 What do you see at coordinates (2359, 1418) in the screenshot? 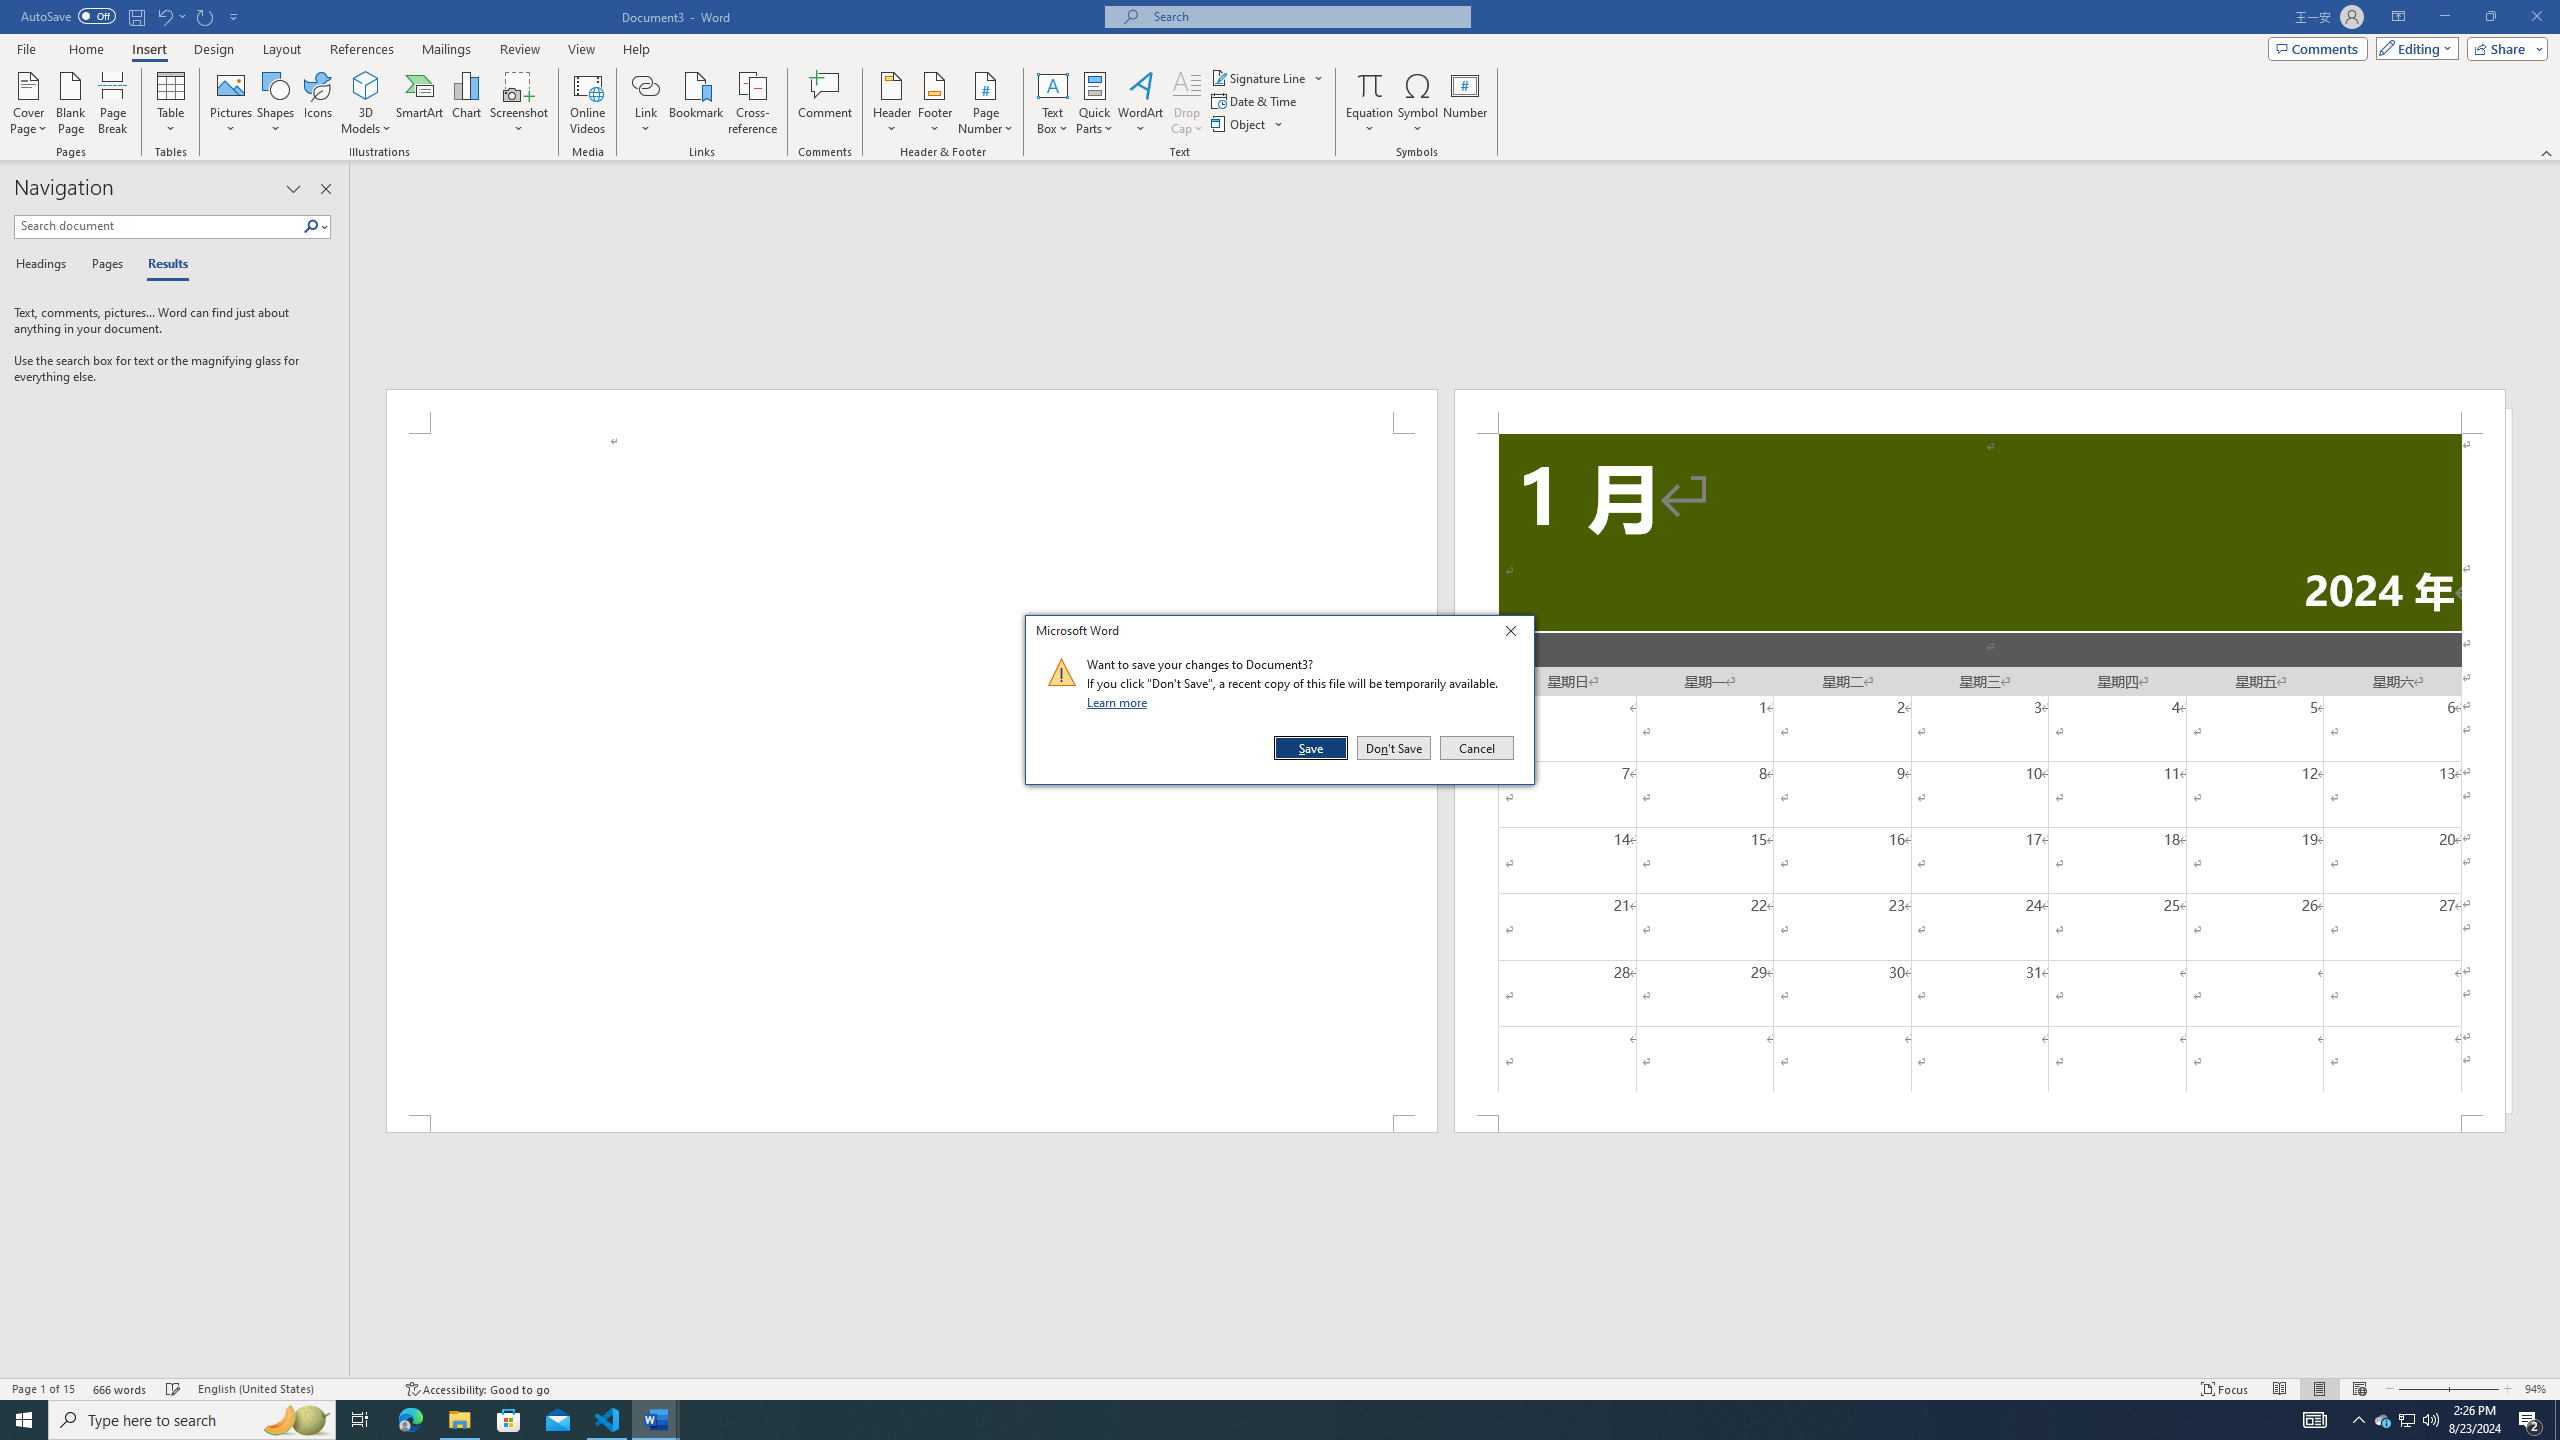
I see `'Notification Chevron'` at bounding box center [2359, 1418].